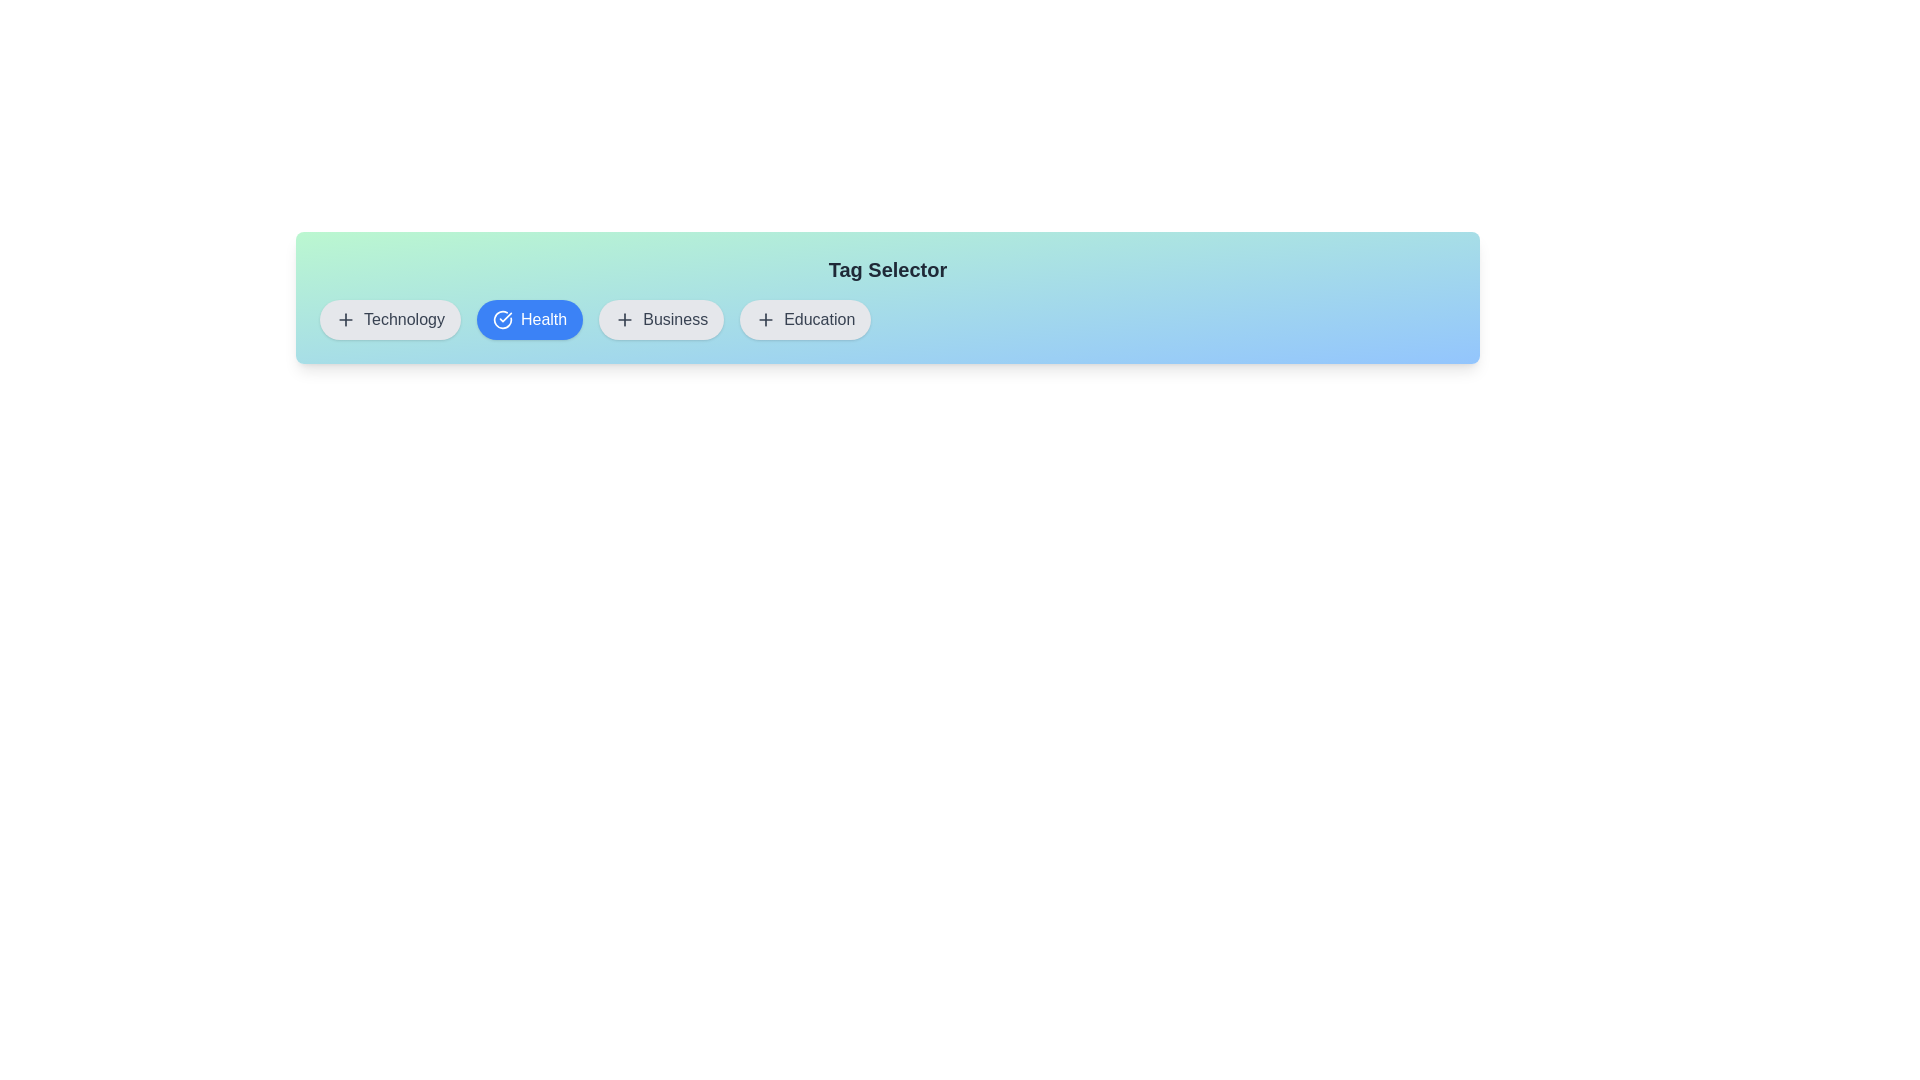 The width and height of the screenshot is (1920, 1080). I want to click on the tag Business by clicking on it, so click(661, 319).